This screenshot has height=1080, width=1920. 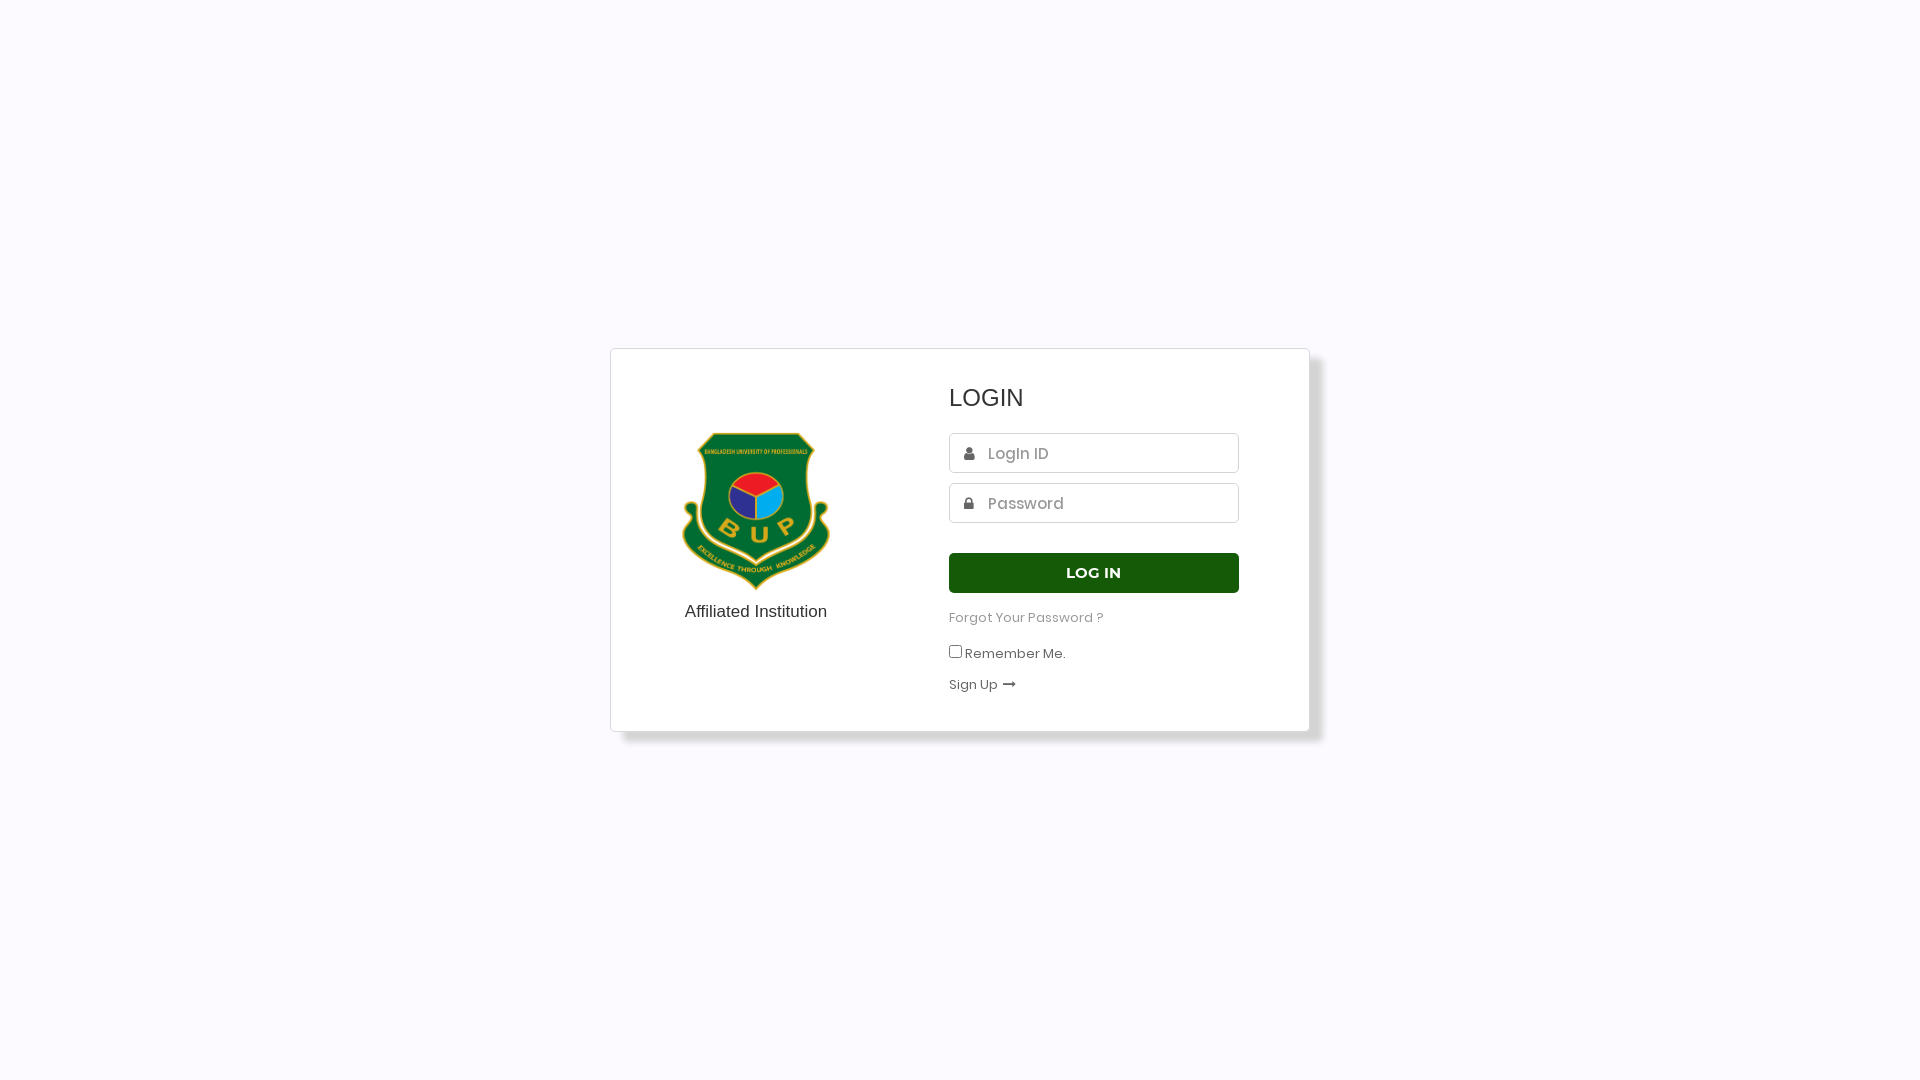 I want to click on 'Log In', so click(x=948, y=573).